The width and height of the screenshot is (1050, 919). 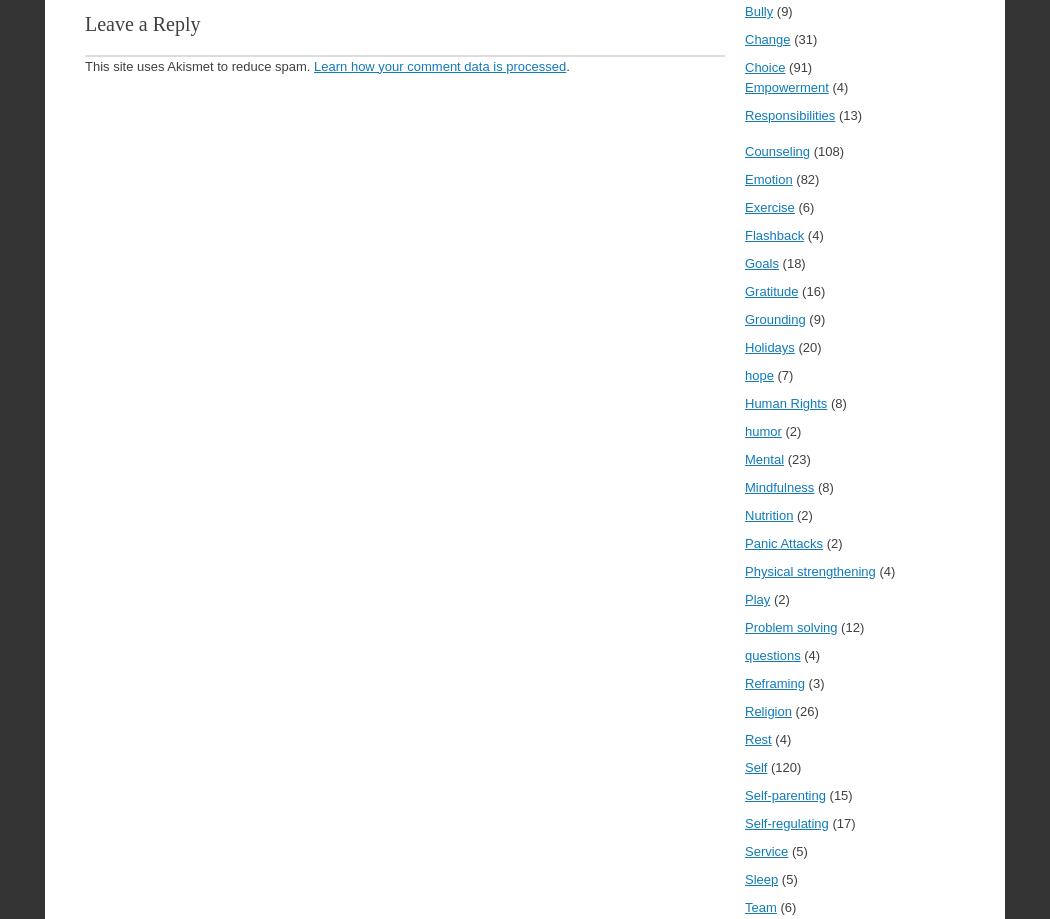 What do you see at coordinates (769, 207) in the screenshot?
I see `'Exercise'` at bounding box center [769, 207].